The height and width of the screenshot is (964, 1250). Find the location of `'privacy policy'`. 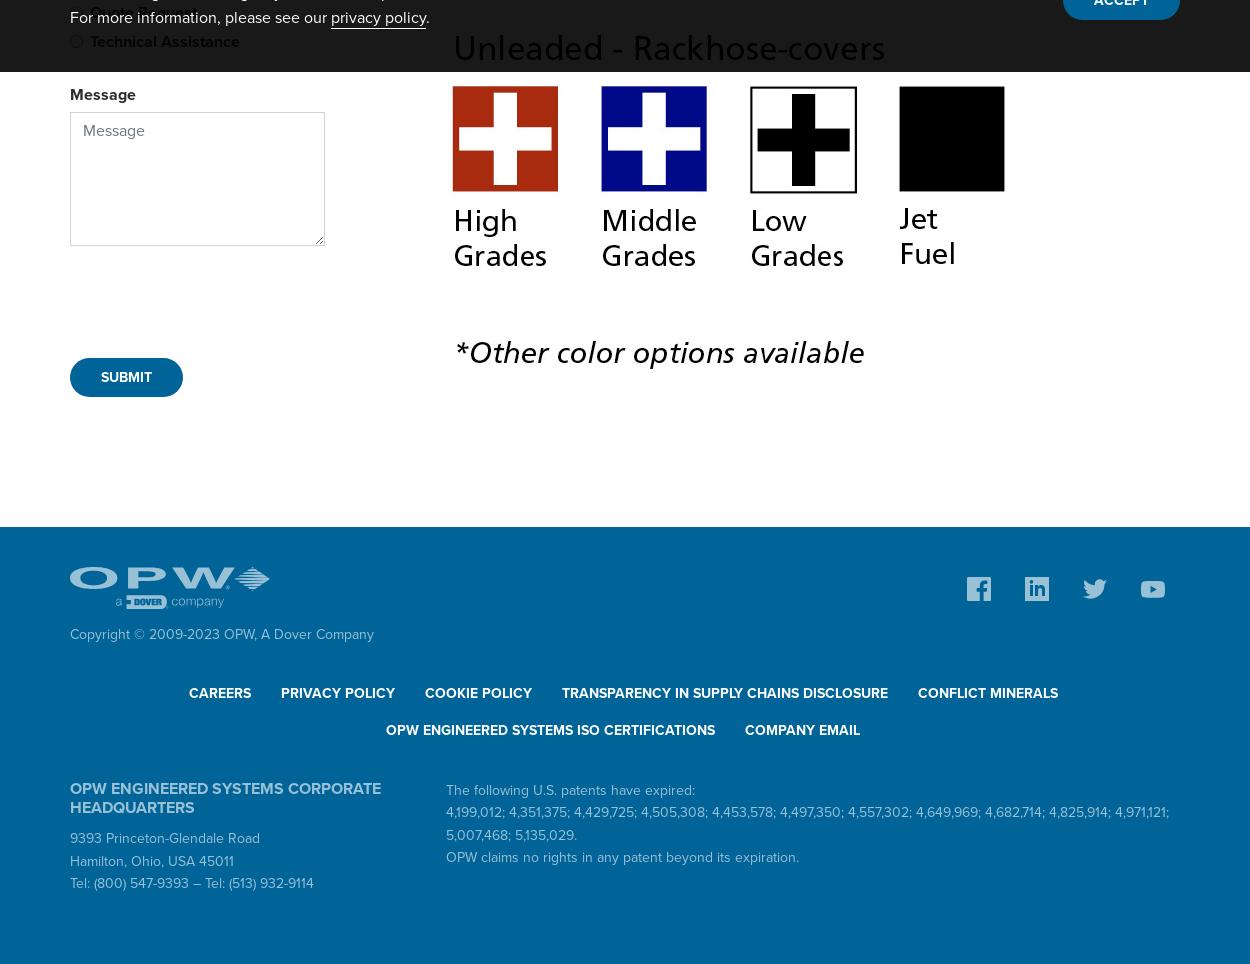

'privacy policy' is located at coordinates (378, 17).